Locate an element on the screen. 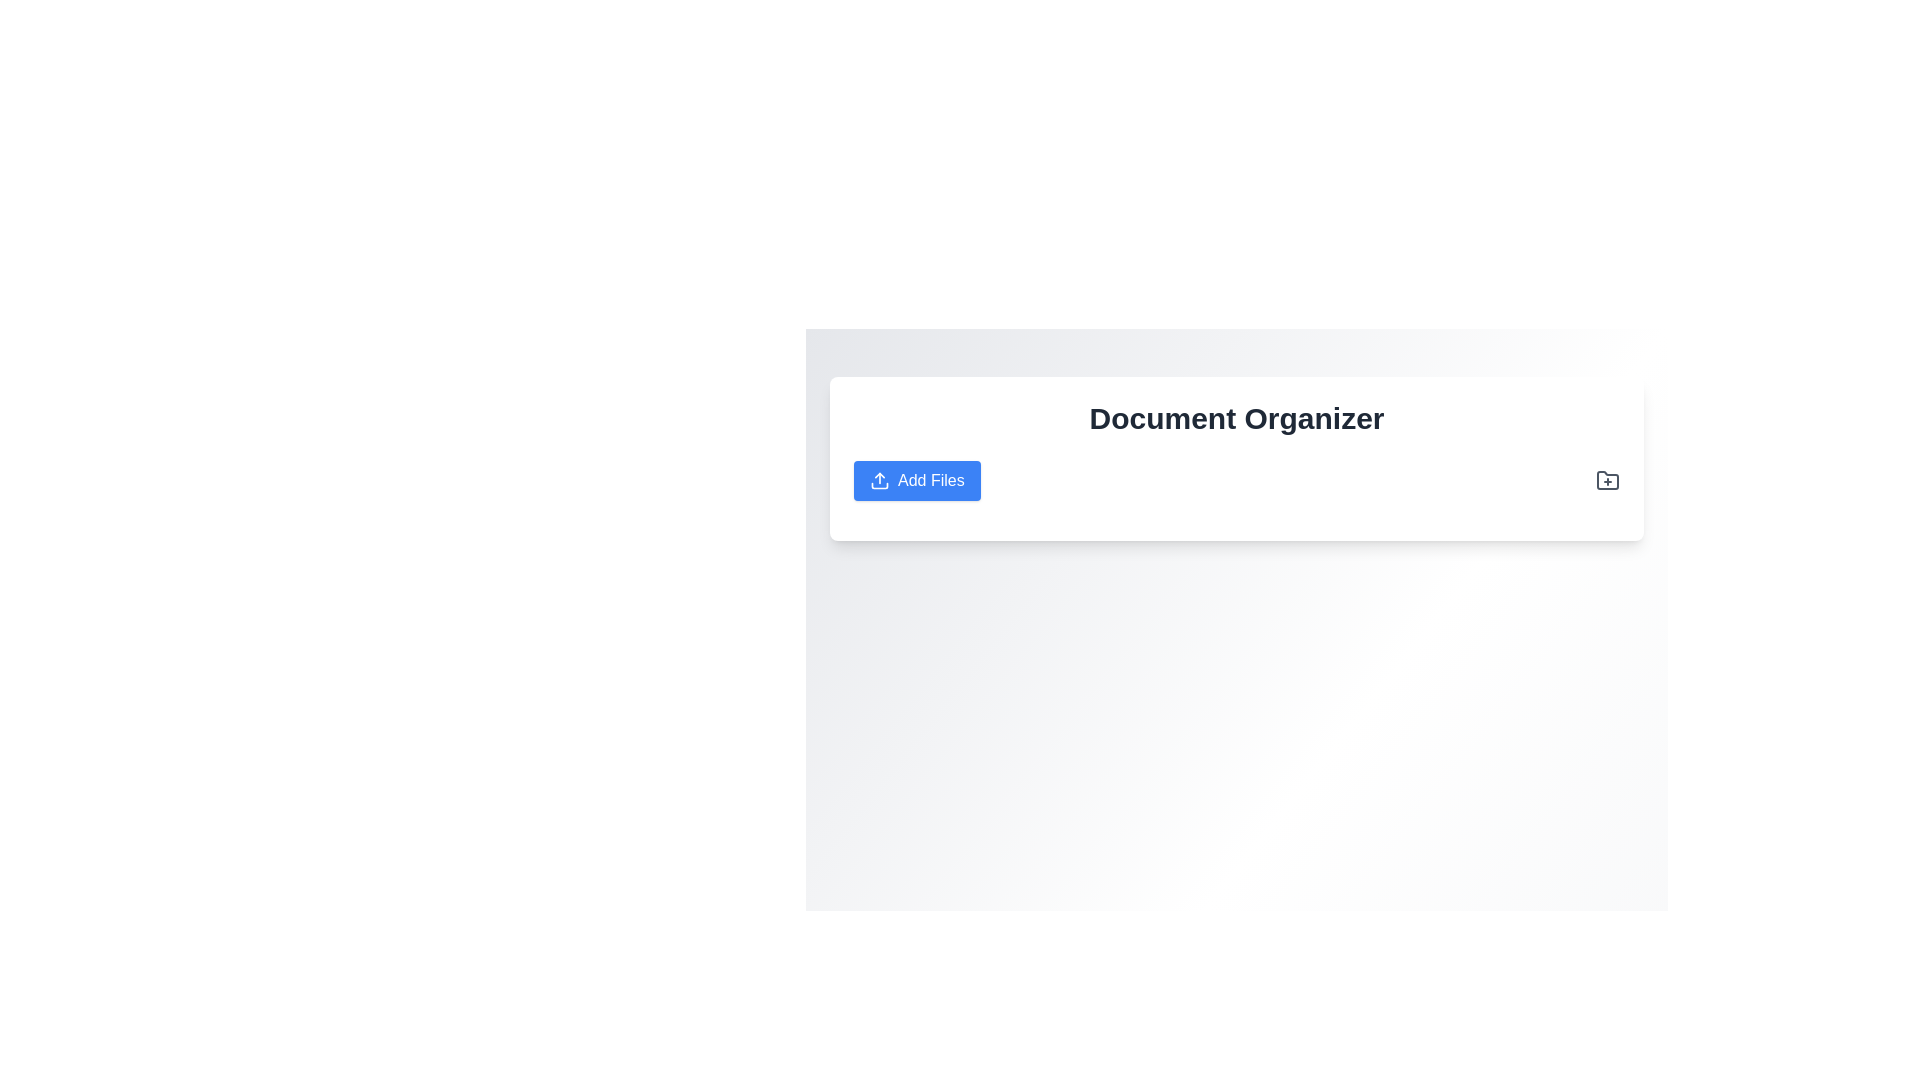 The height and width of the screenshot is (1080, 1920). the upload icon located to the left of the Add Files button under the Document Organizer title is located at coordinates (879, 481).